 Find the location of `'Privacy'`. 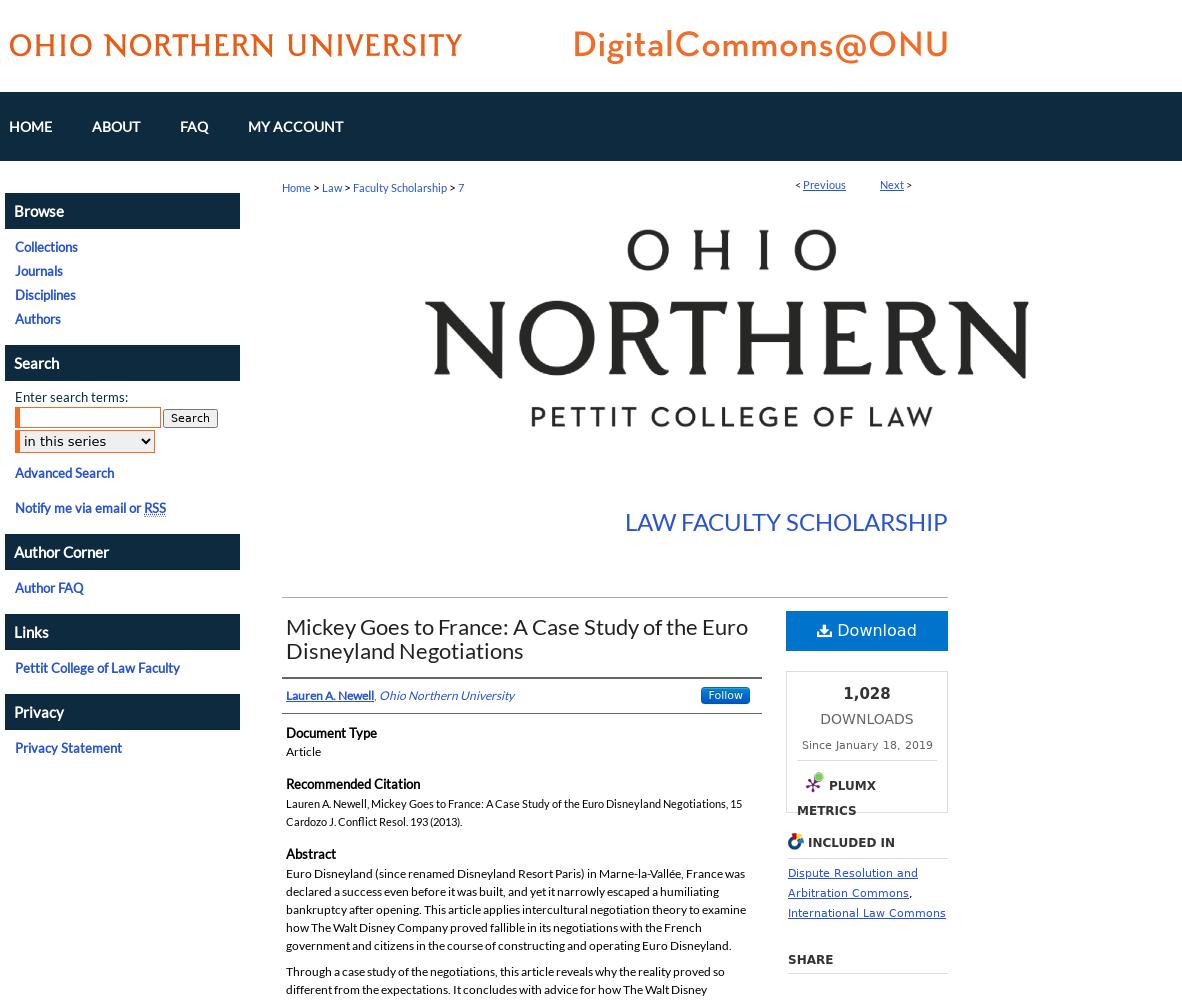

'Privacy' is located at coordinates (38, 710).